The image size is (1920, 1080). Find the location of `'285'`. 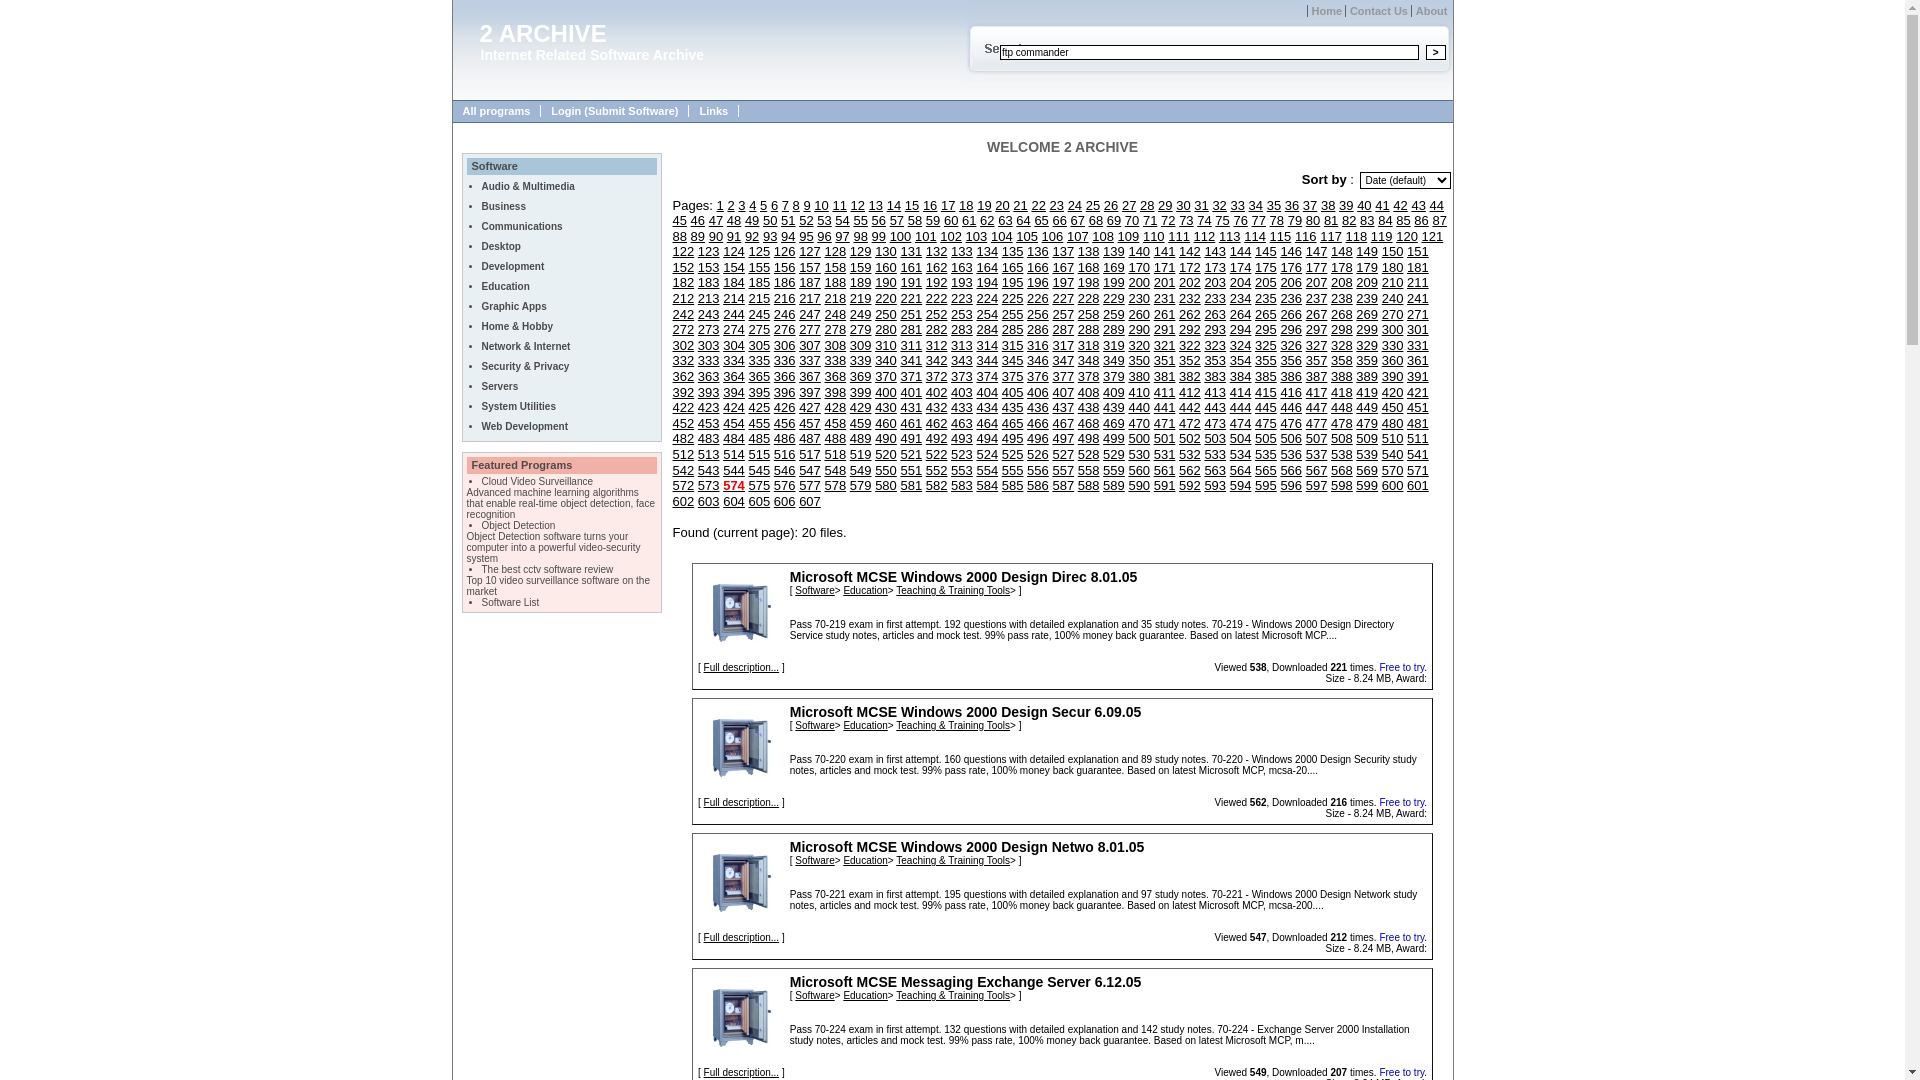

'285' is located at coordinates (1012, 328).